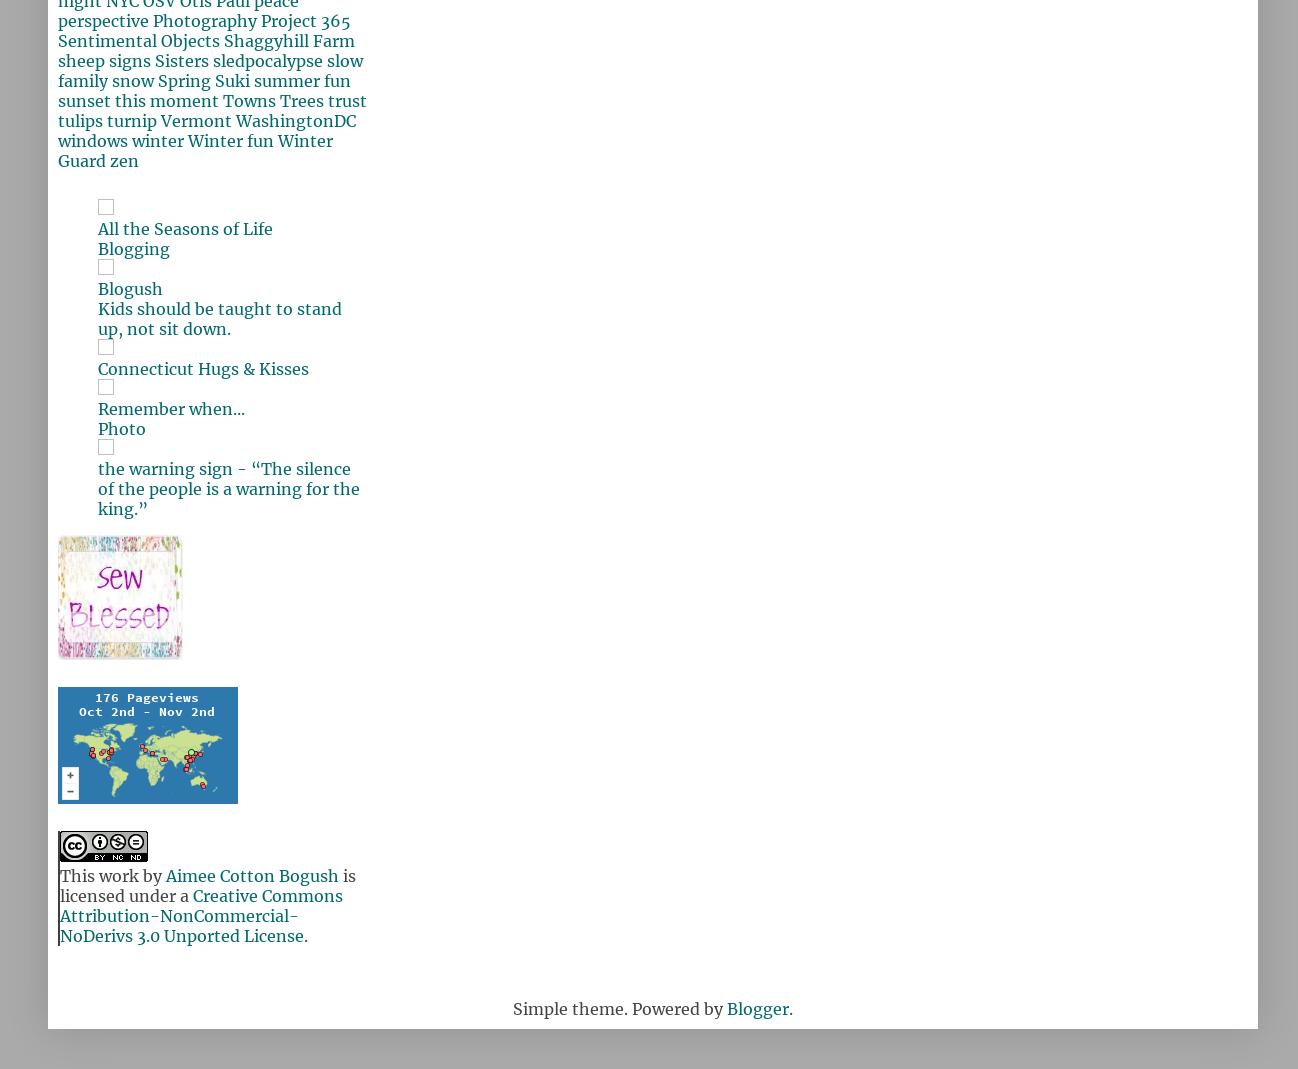  I want to click on 'Thank you so much for visiting!', so click(139, 951).